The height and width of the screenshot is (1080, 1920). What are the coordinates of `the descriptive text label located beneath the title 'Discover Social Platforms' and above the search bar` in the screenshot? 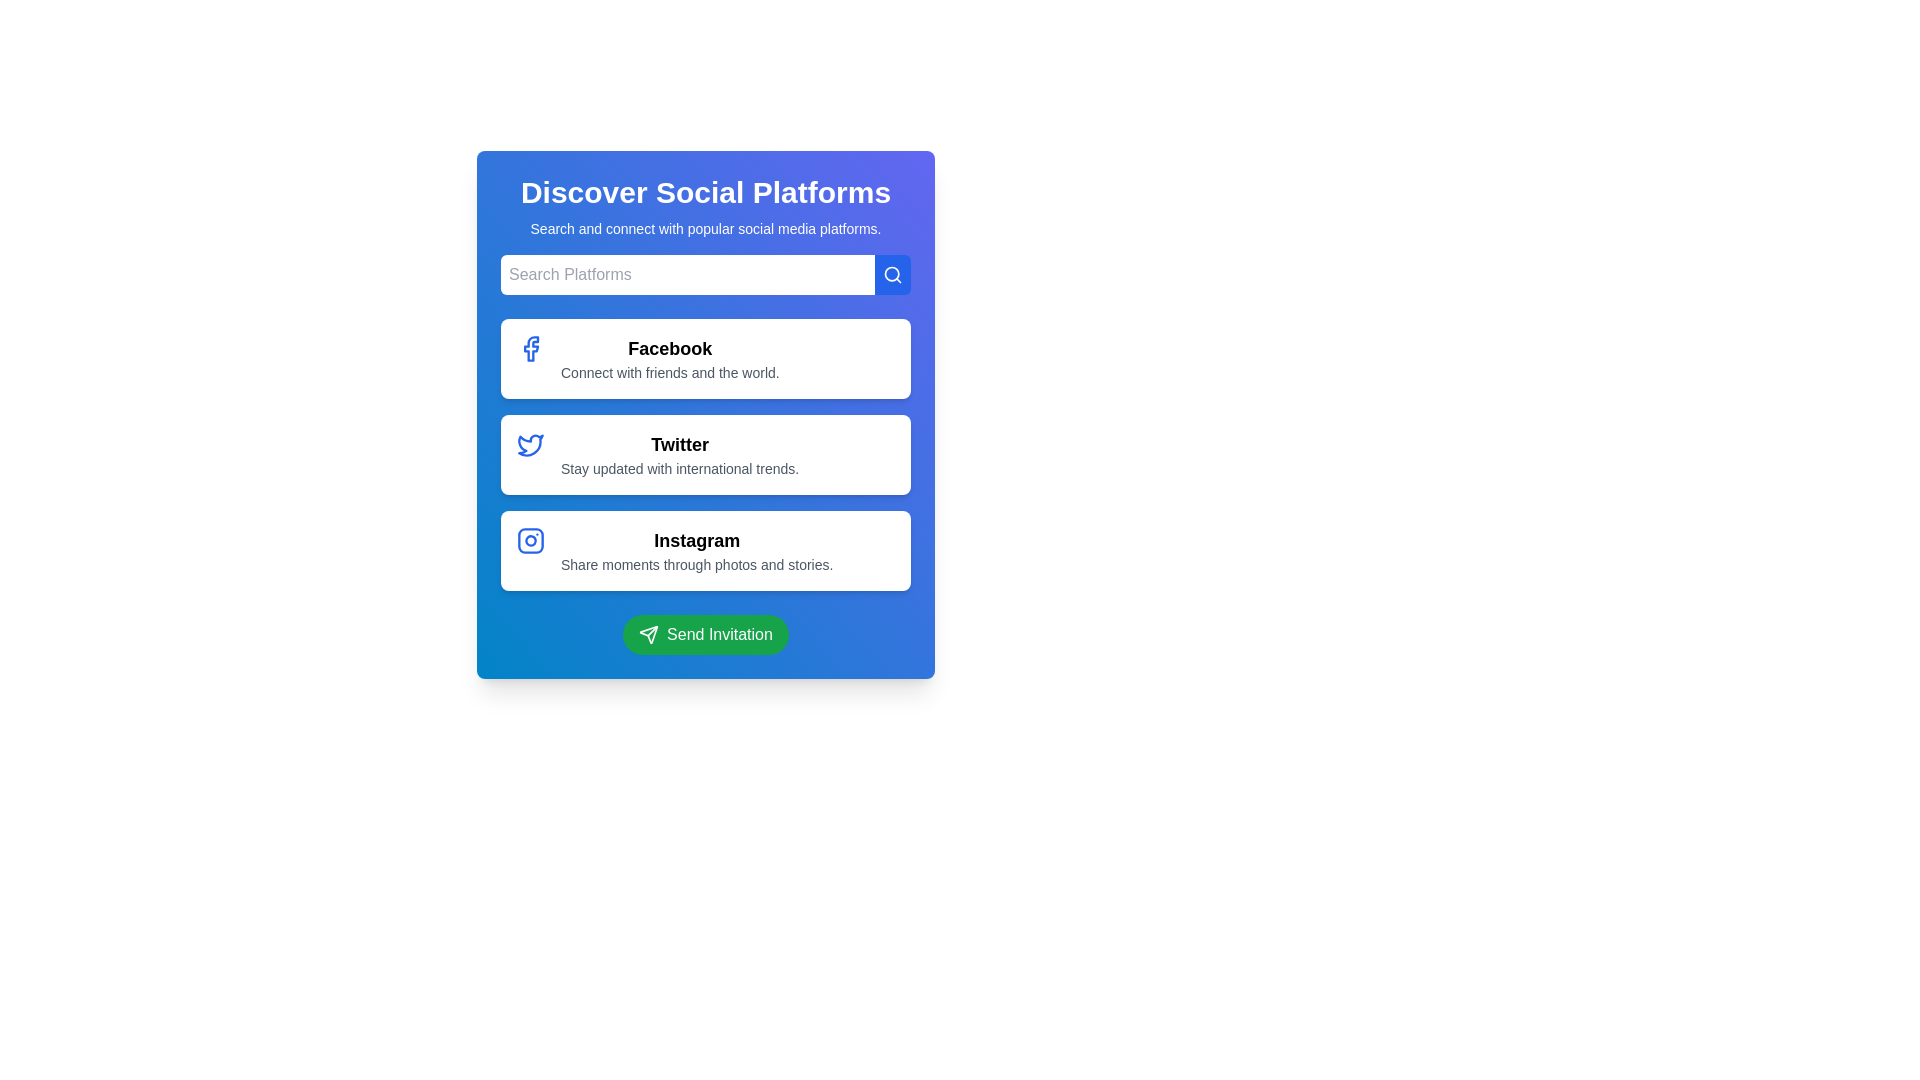 It's located at (705, 227).